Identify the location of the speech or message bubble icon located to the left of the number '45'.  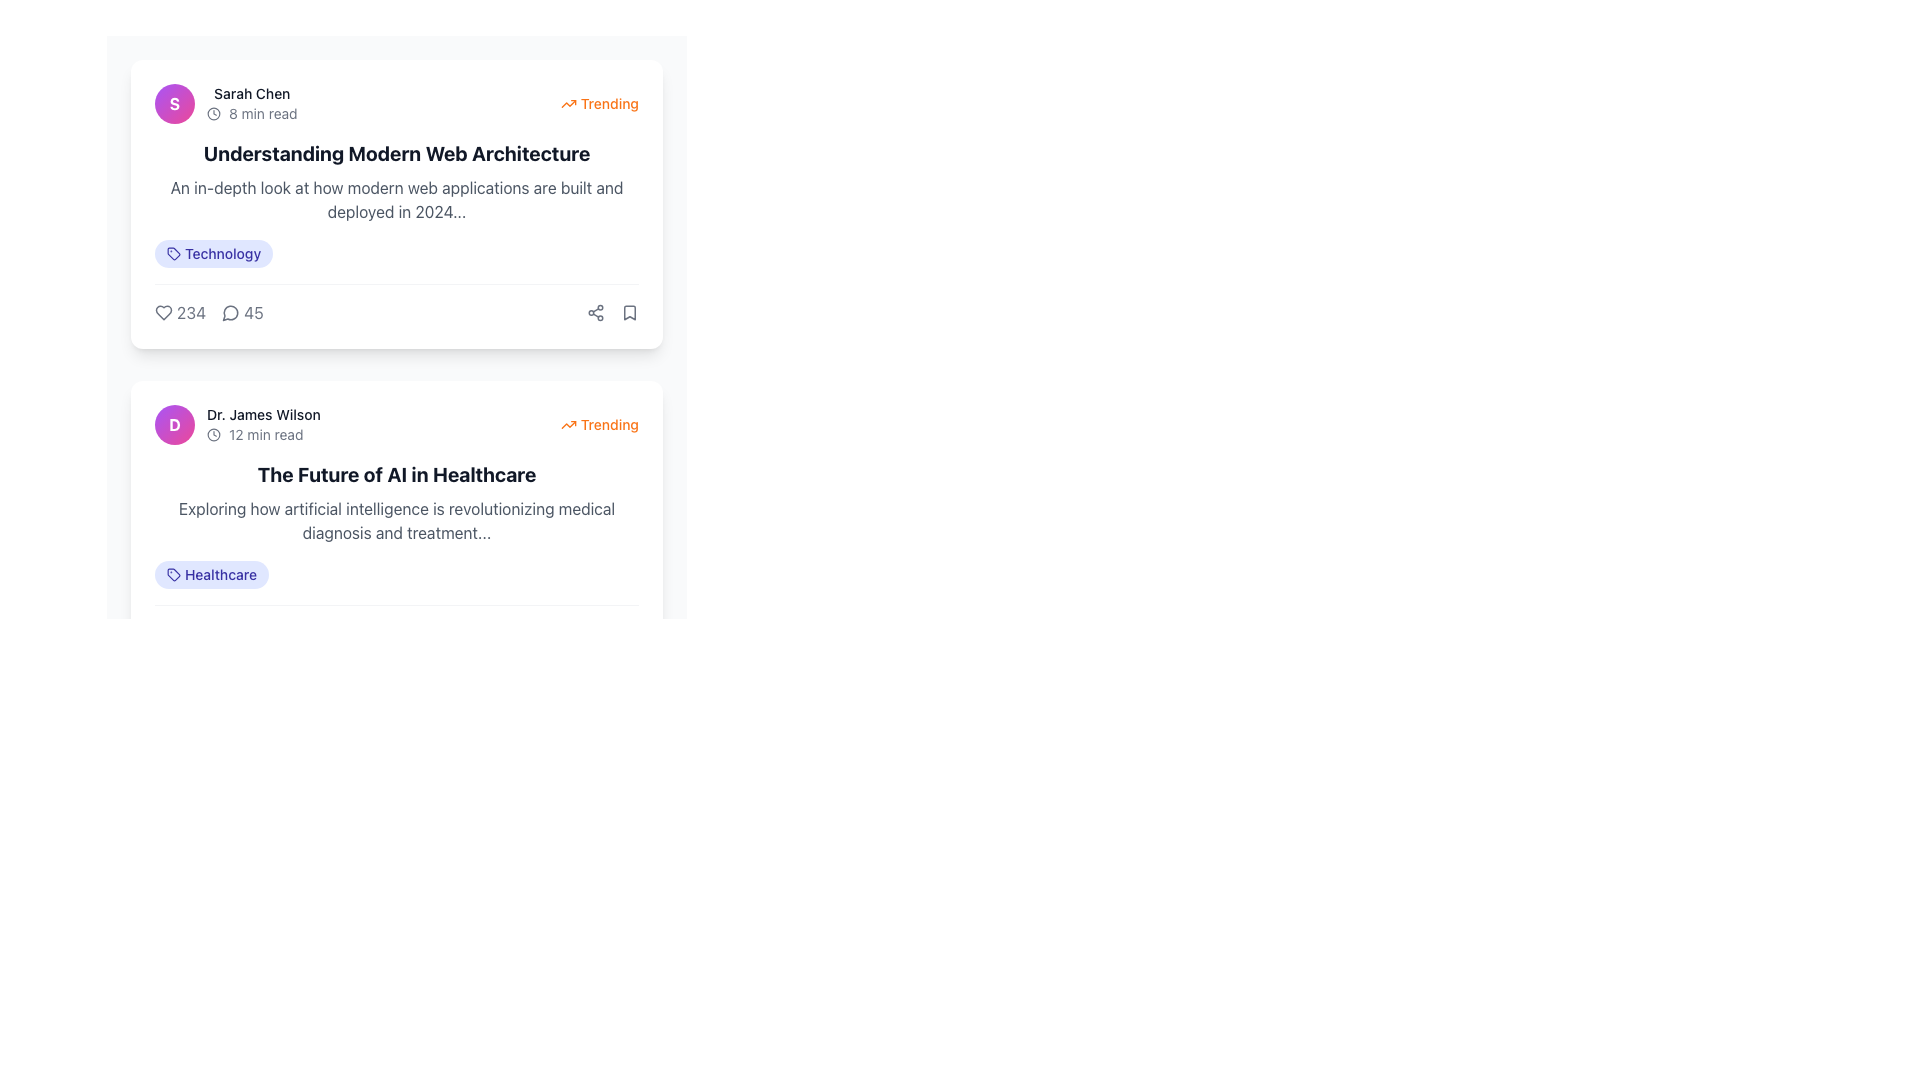
(230, 312).